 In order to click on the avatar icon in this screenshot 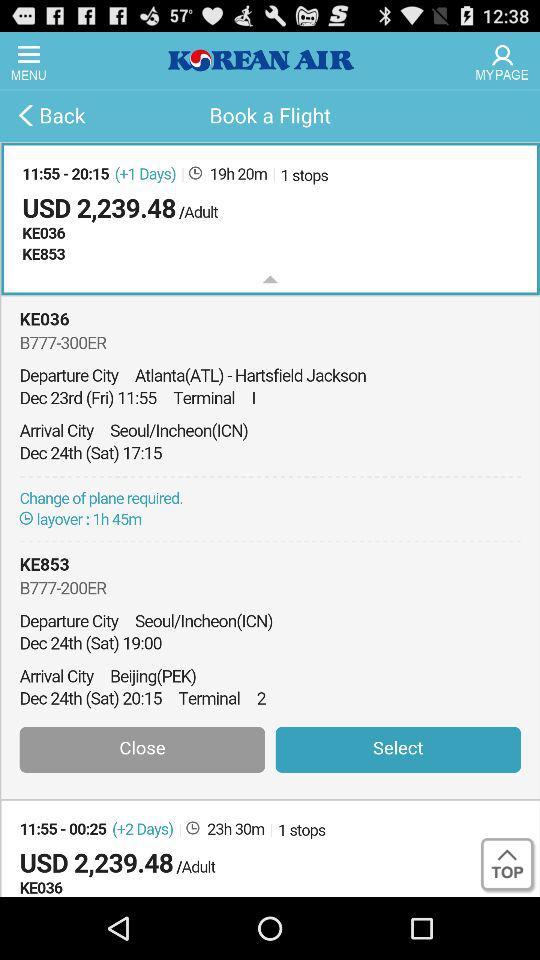, I will do `click(501, 64)`.